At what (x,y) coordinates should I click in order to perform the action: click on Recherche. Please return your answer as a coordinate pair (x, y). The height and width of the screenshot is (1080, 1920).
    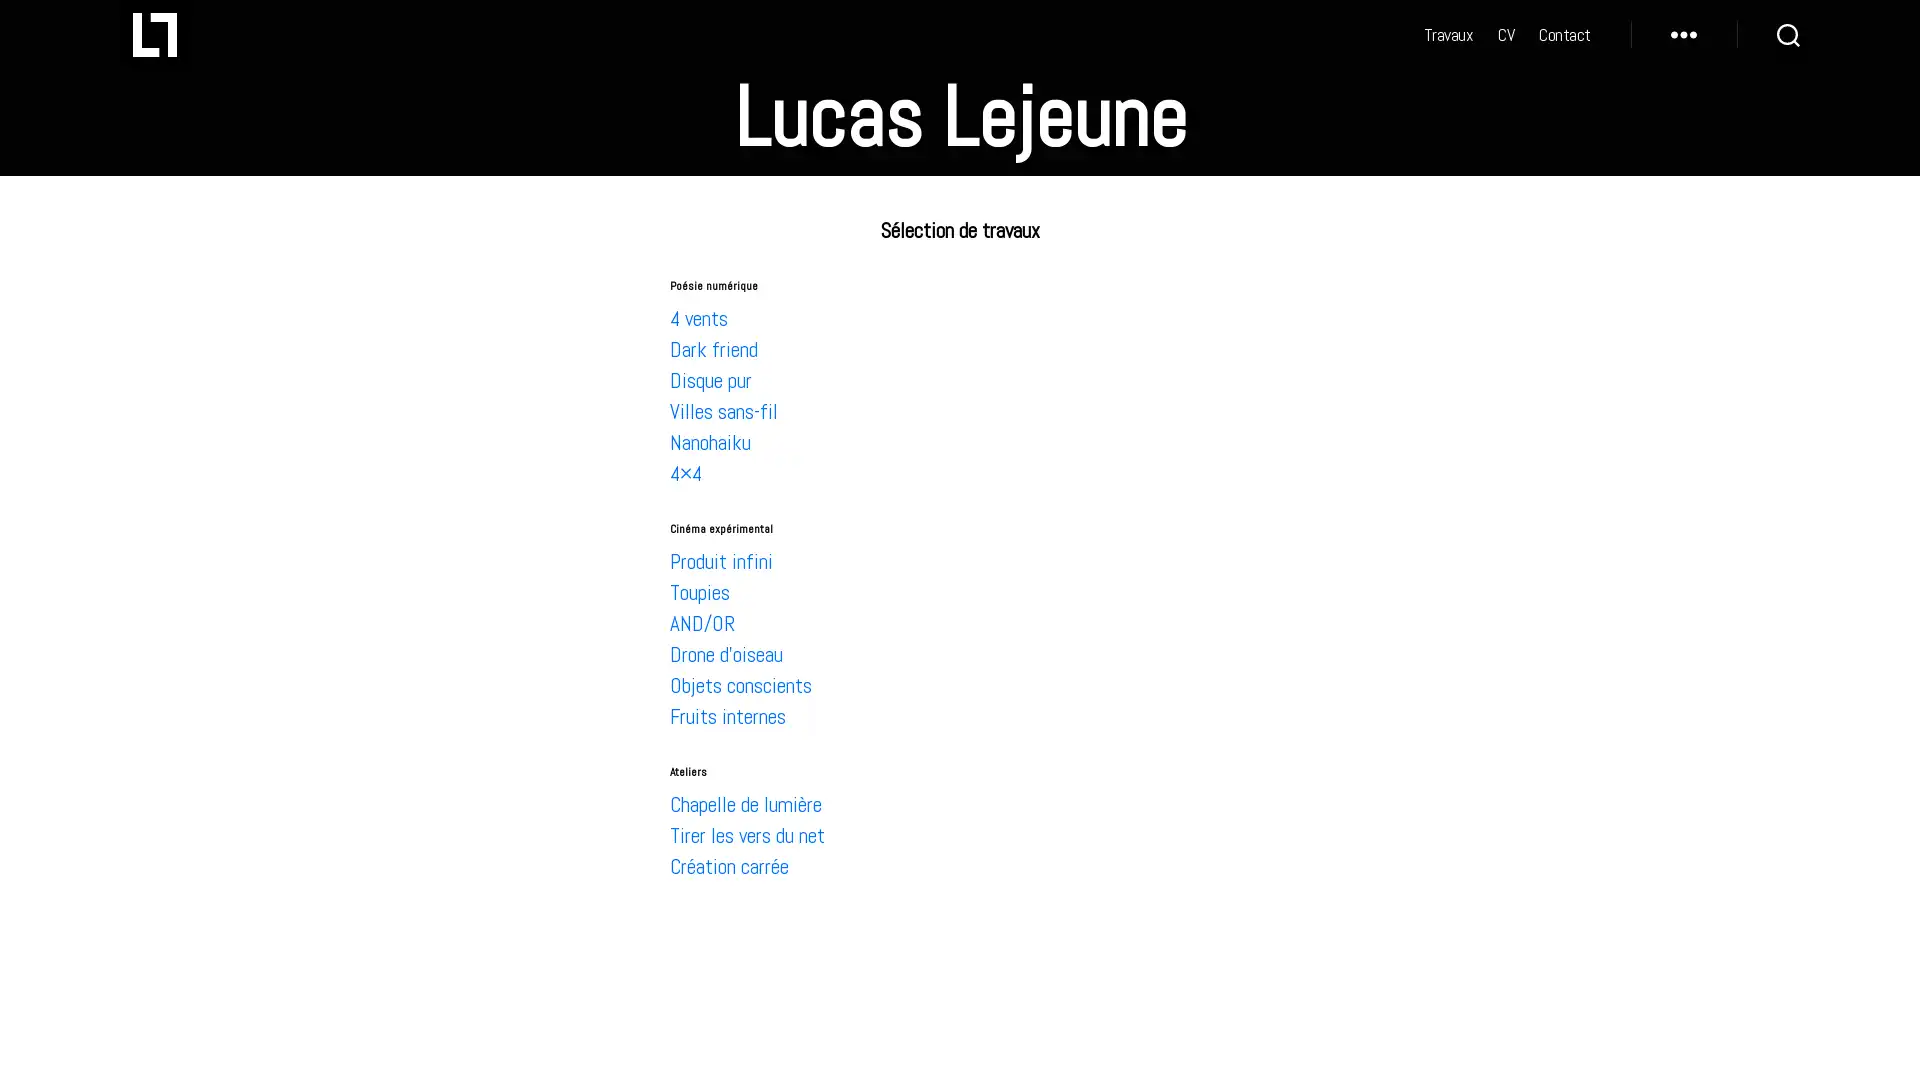
    Looking at the image, I should click on (1788, 45).